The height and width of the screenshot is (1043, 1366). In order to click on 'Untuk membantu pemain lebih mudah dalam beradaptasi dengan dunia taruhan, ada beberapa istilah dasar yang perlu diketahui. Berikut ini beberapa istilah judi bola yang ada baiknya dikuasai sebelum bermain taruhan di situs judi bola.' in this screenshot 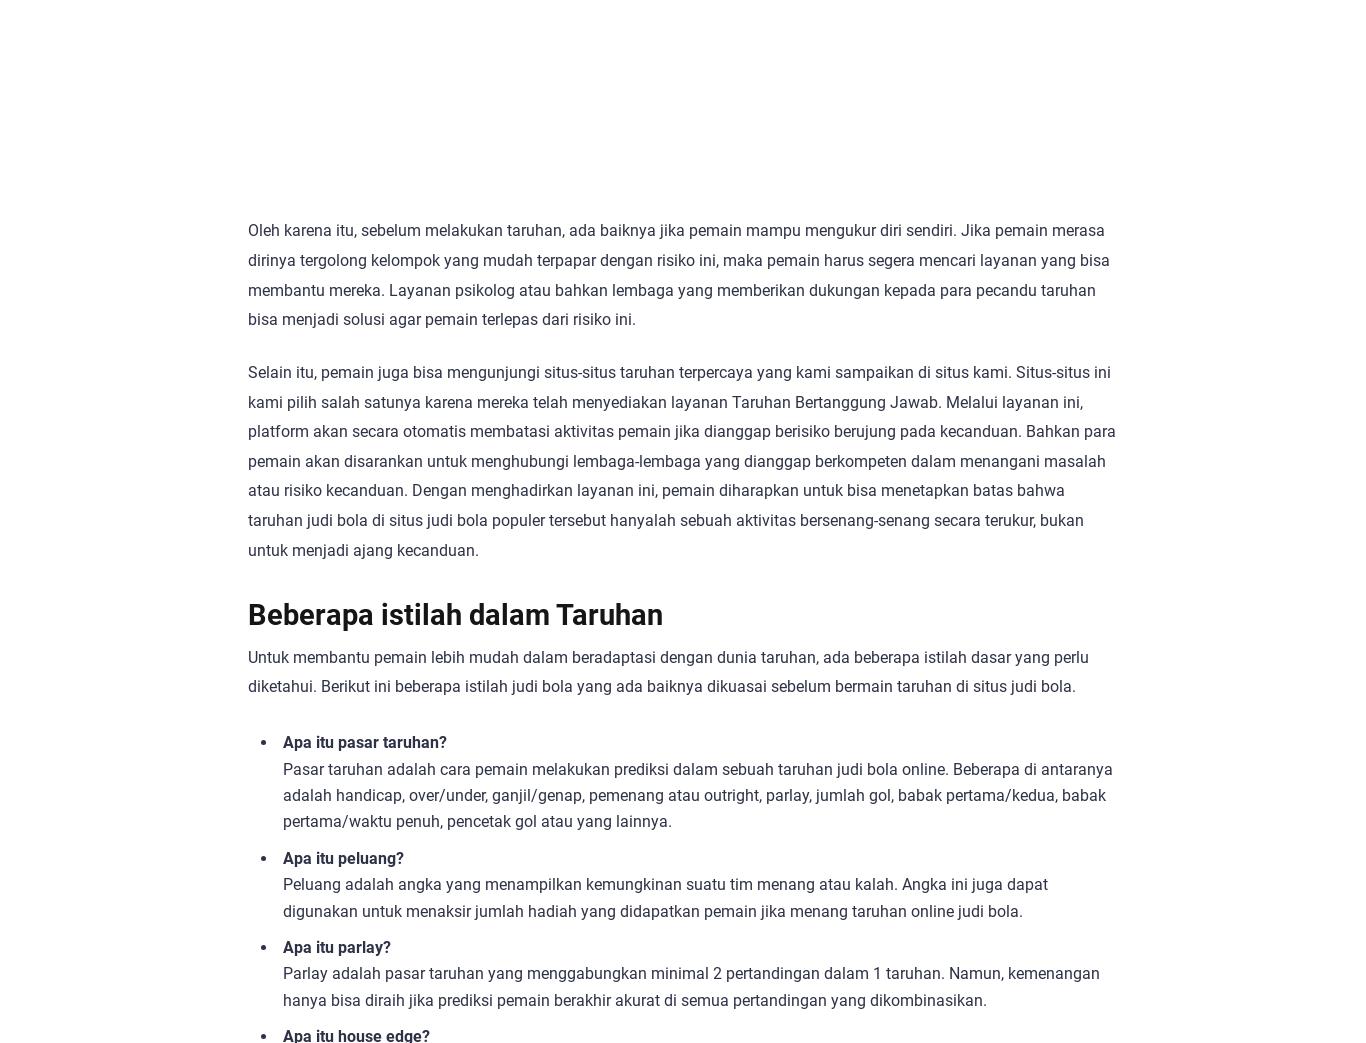, I will do `click(667, 670)`.